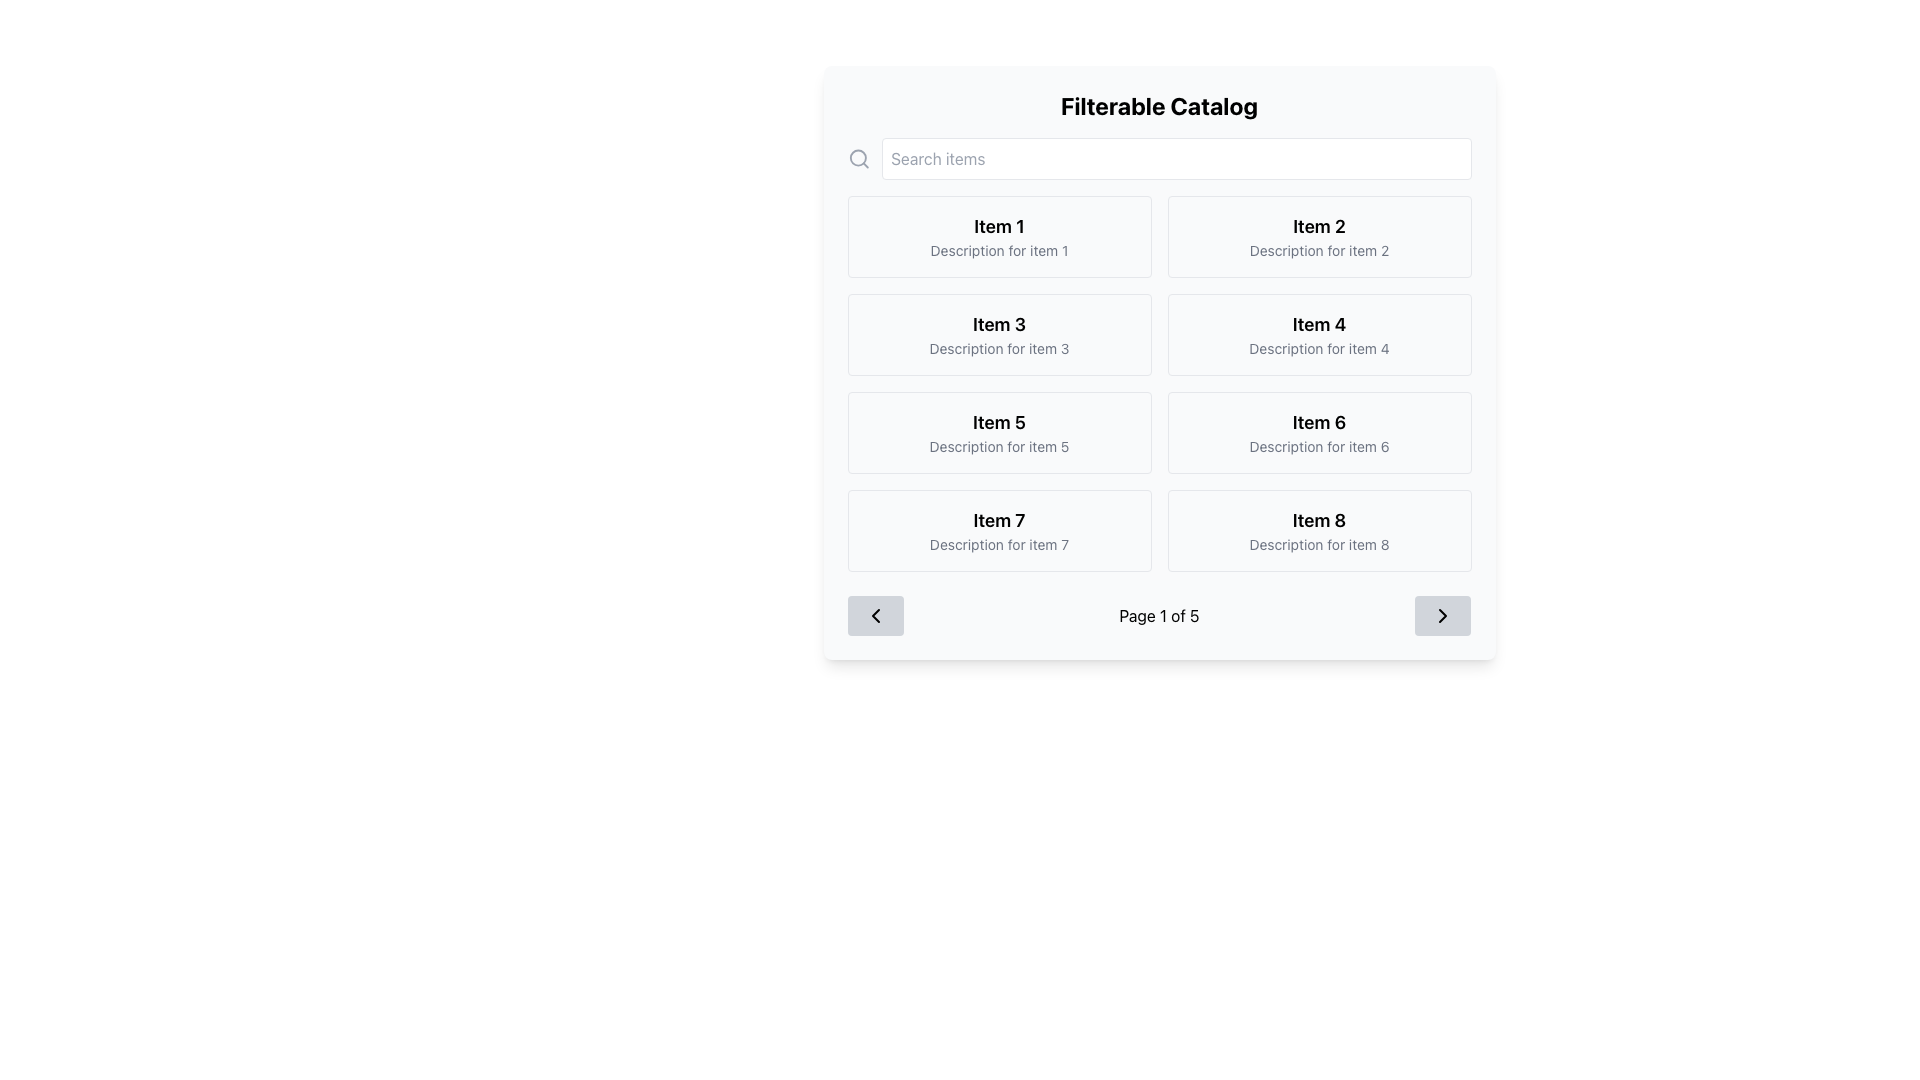 This screenshot has height=1080, width=1920. What do you see at coordinates (1319, 519) in the screenshot?
I see `the text label that serves as the header for the card labeled 'Item 8Description for item 8' located in the second column of the last row of the grid layout in the catalog interface` at bounding box center [1319, 519].